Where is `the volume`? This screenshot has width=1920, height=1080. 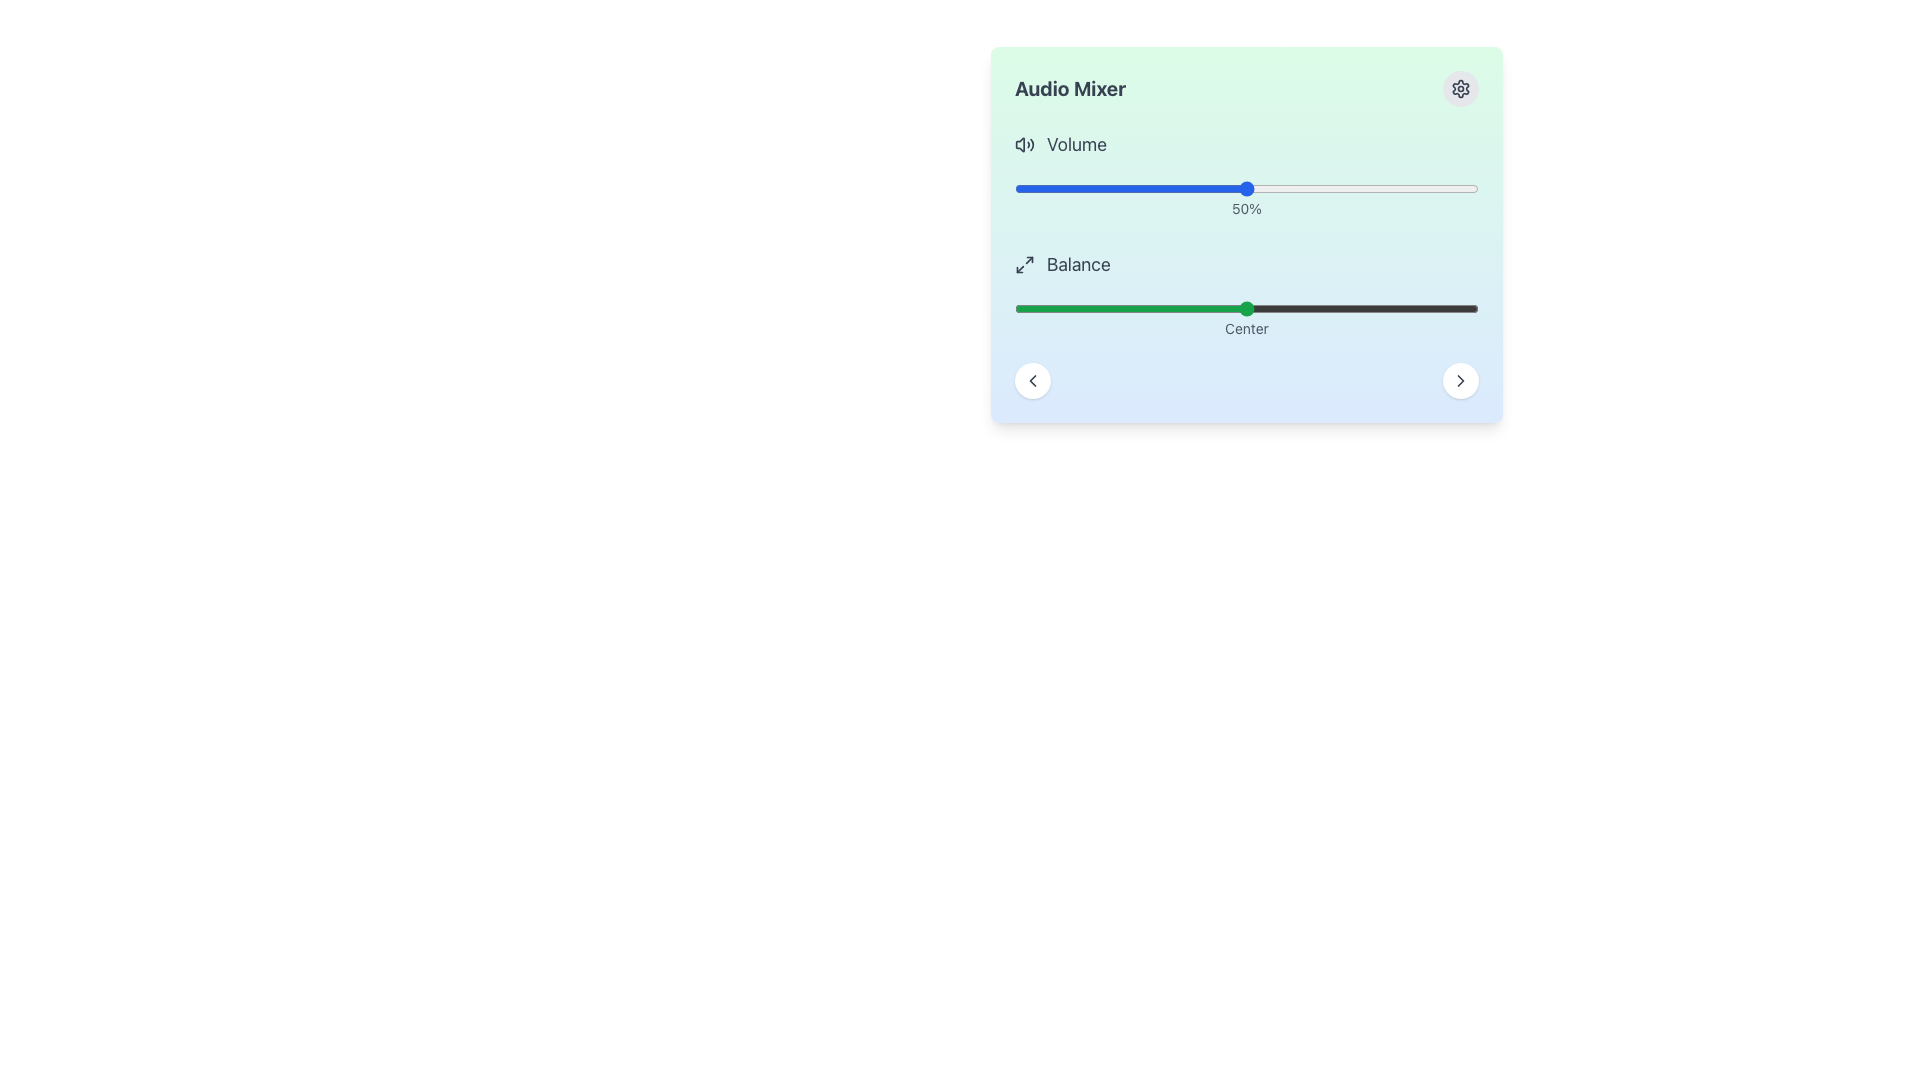 the volume is located at coordinates (1325, 189).